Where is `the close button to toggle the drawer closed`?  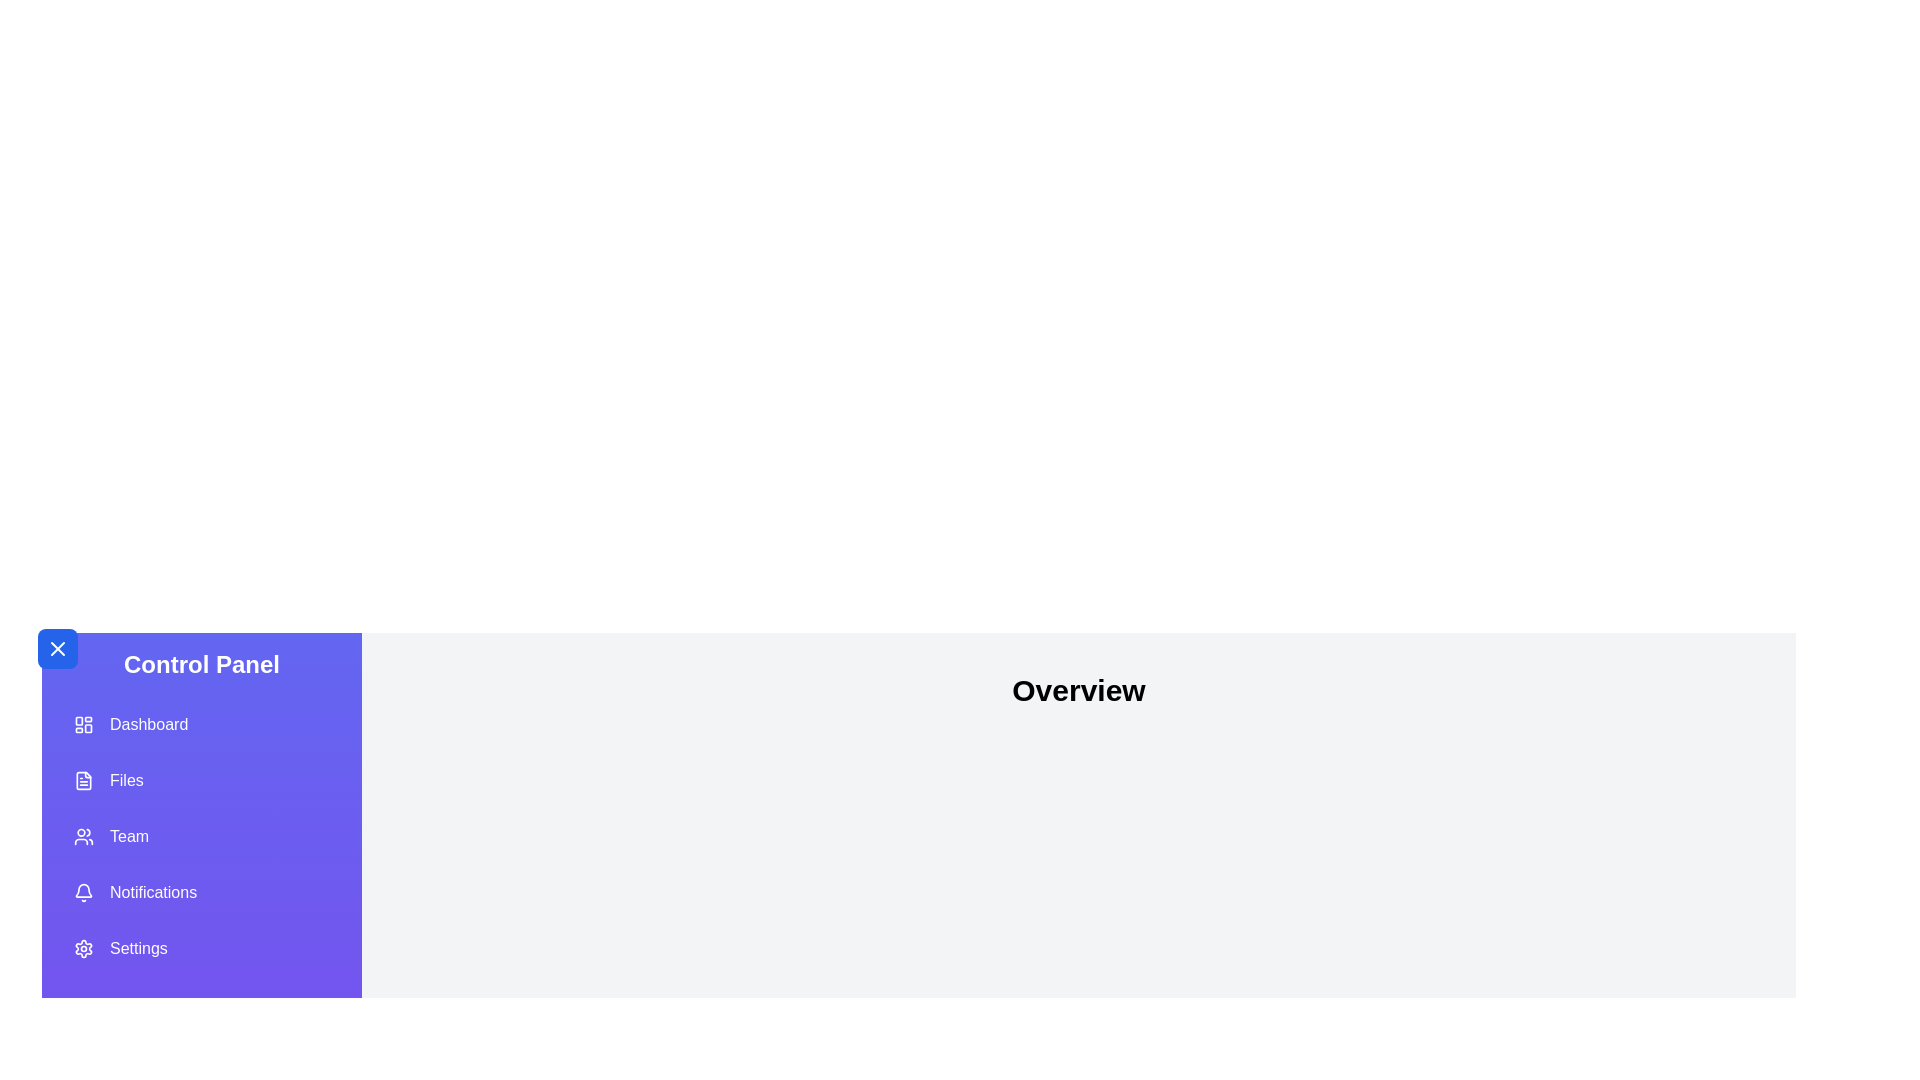
the close button to toggle the drawer closed is located at coordinates (57, 648).